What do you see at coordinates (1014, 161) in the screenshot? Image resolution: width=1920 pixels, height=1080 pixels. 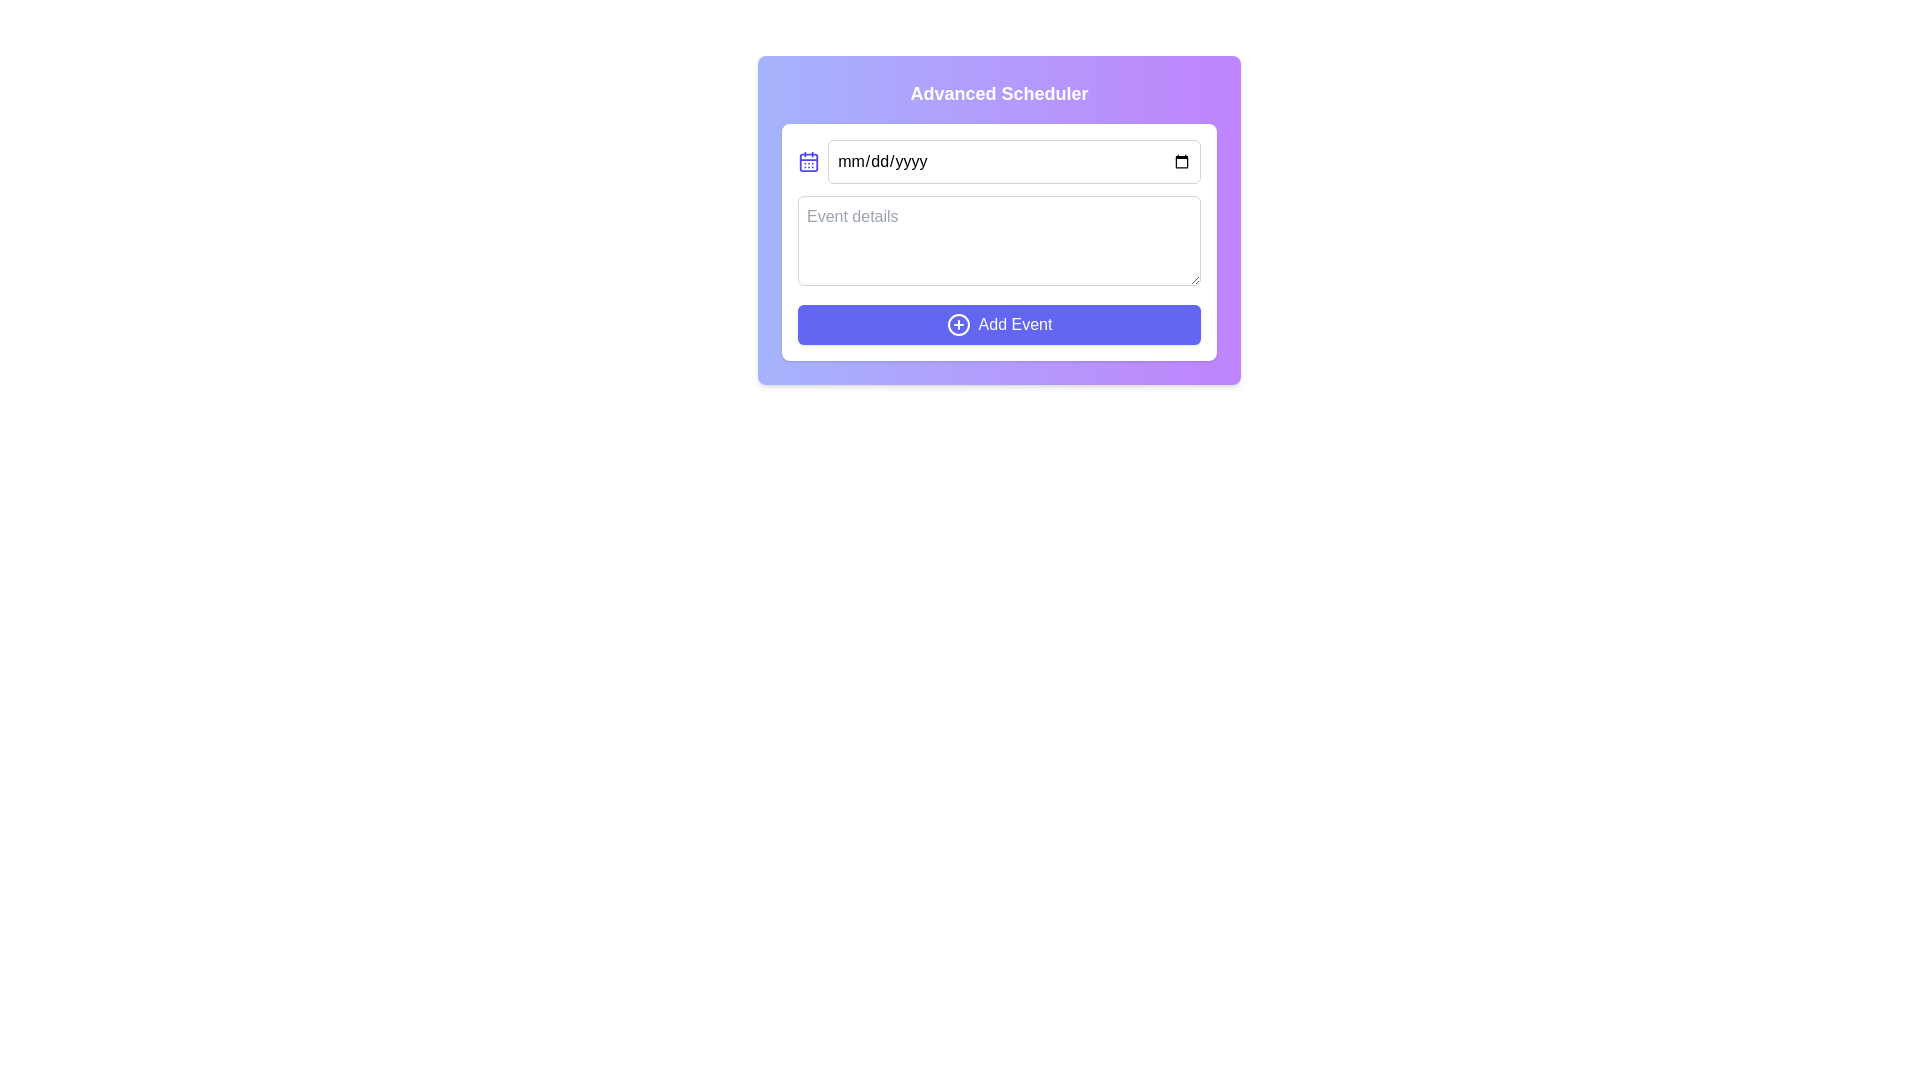 I see `a date from the date picker available in the date input field styled with a rounded border, located beside a calendar icon in the 'Advanced Scheduler' modal` at bounding box center [1014, 161].